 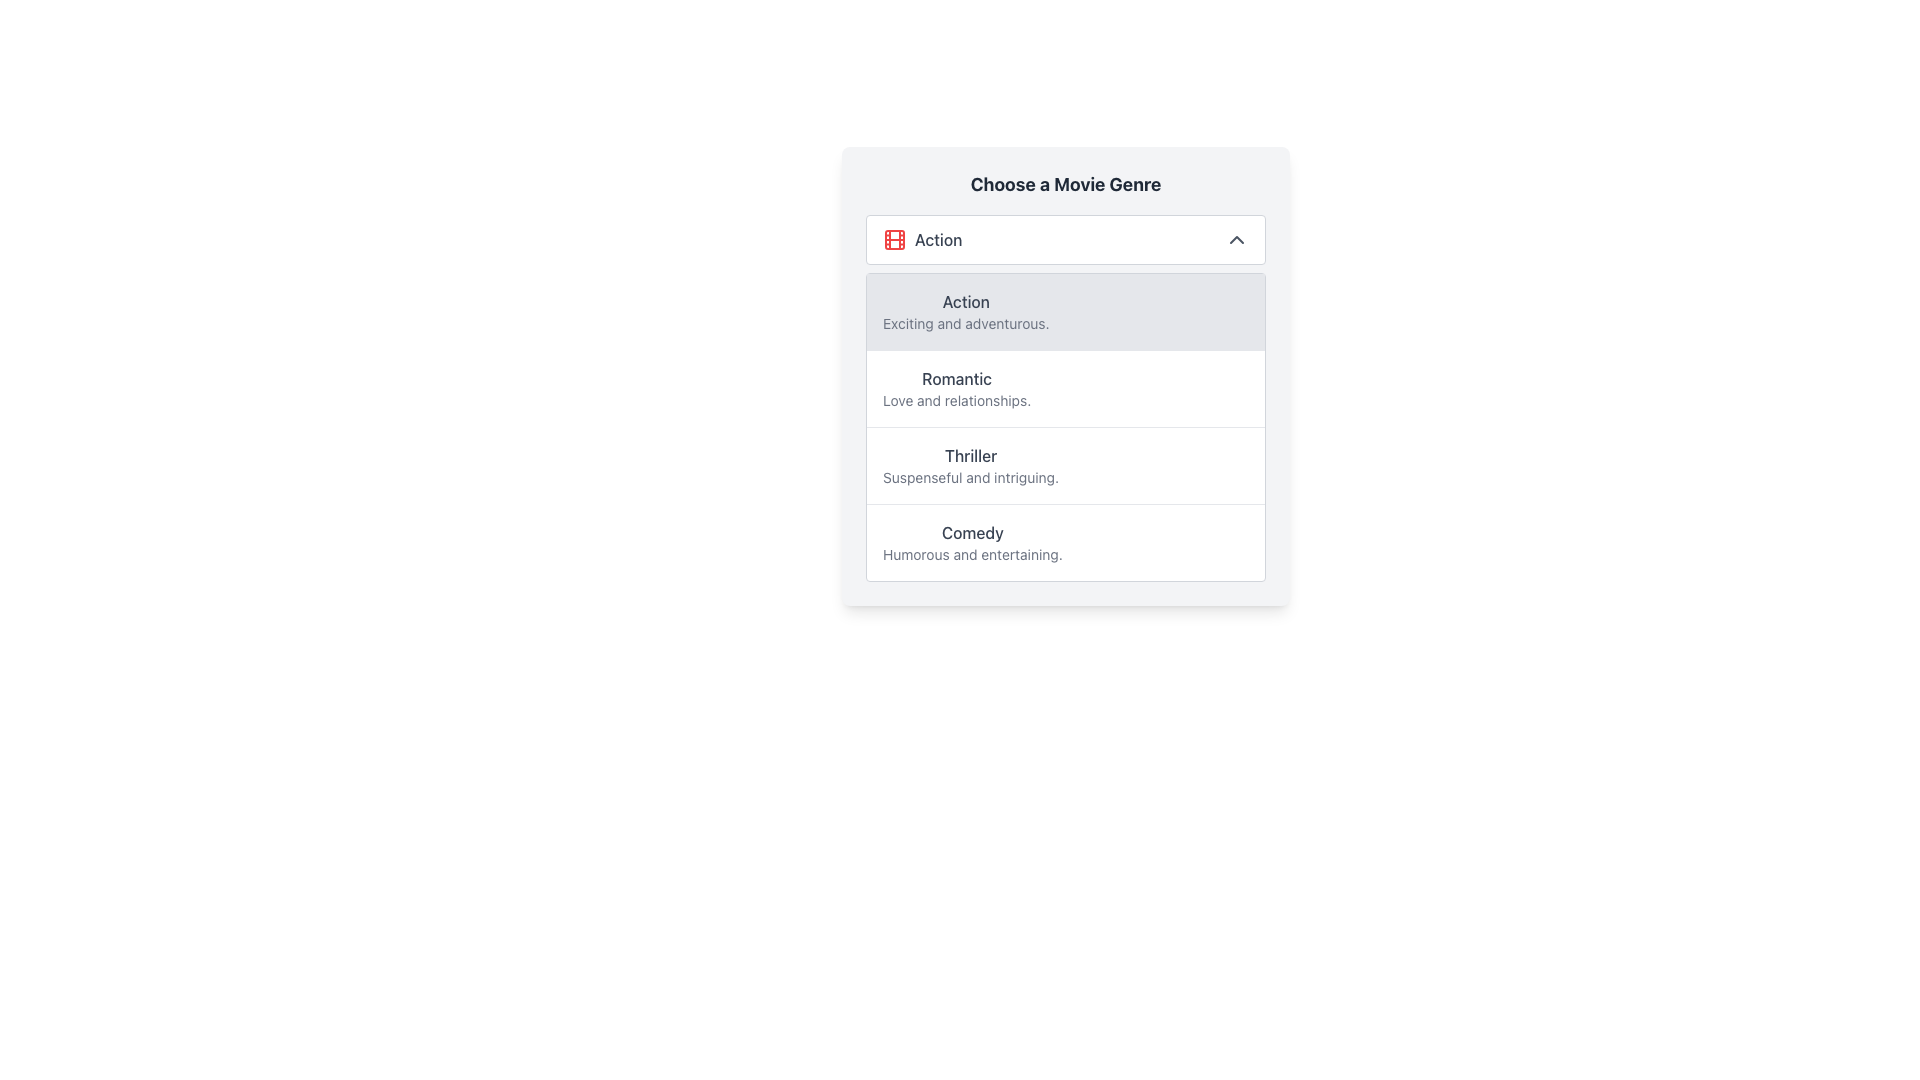 What do you see at coordinates (1064, 238) in the screenshot?
I see `the Dropdown trigger component labeled 'Action'` at bounding box center [1064, 238].